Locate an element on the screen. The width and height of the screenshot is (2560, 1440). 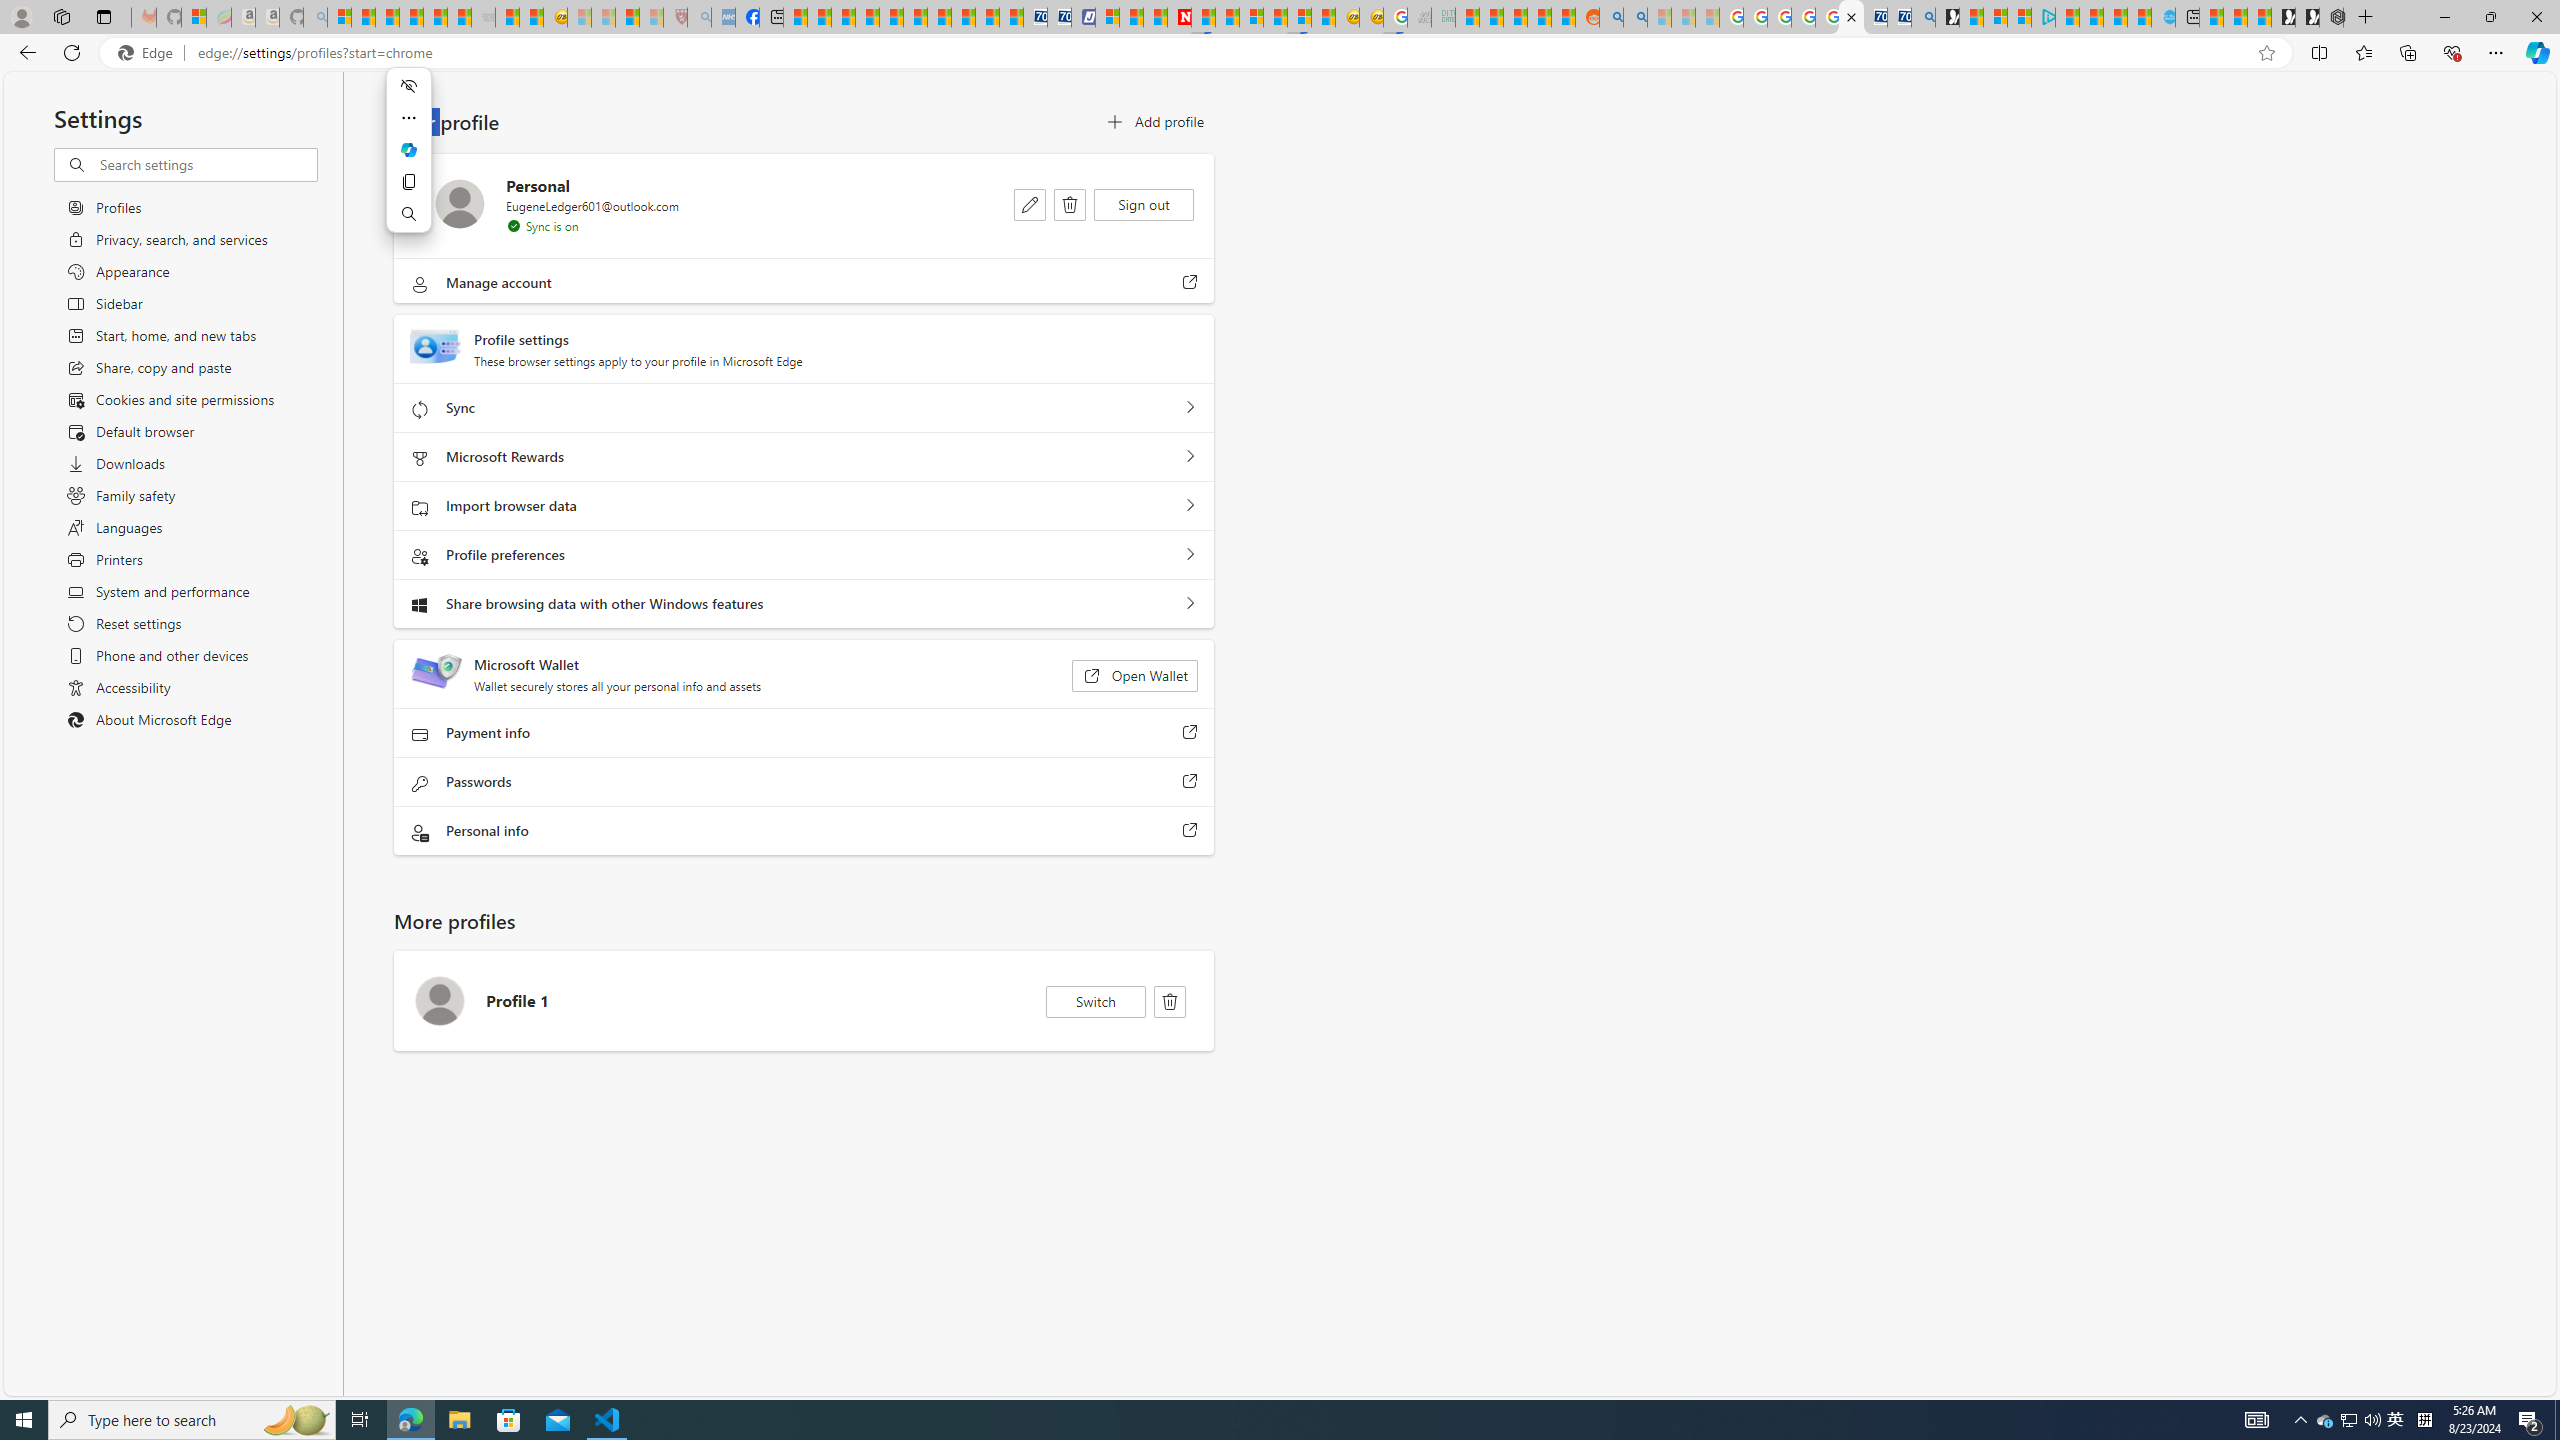
'12 Popular Science Lies that Must be Corrected - Sleeping' is located at coordinates (649, 16).